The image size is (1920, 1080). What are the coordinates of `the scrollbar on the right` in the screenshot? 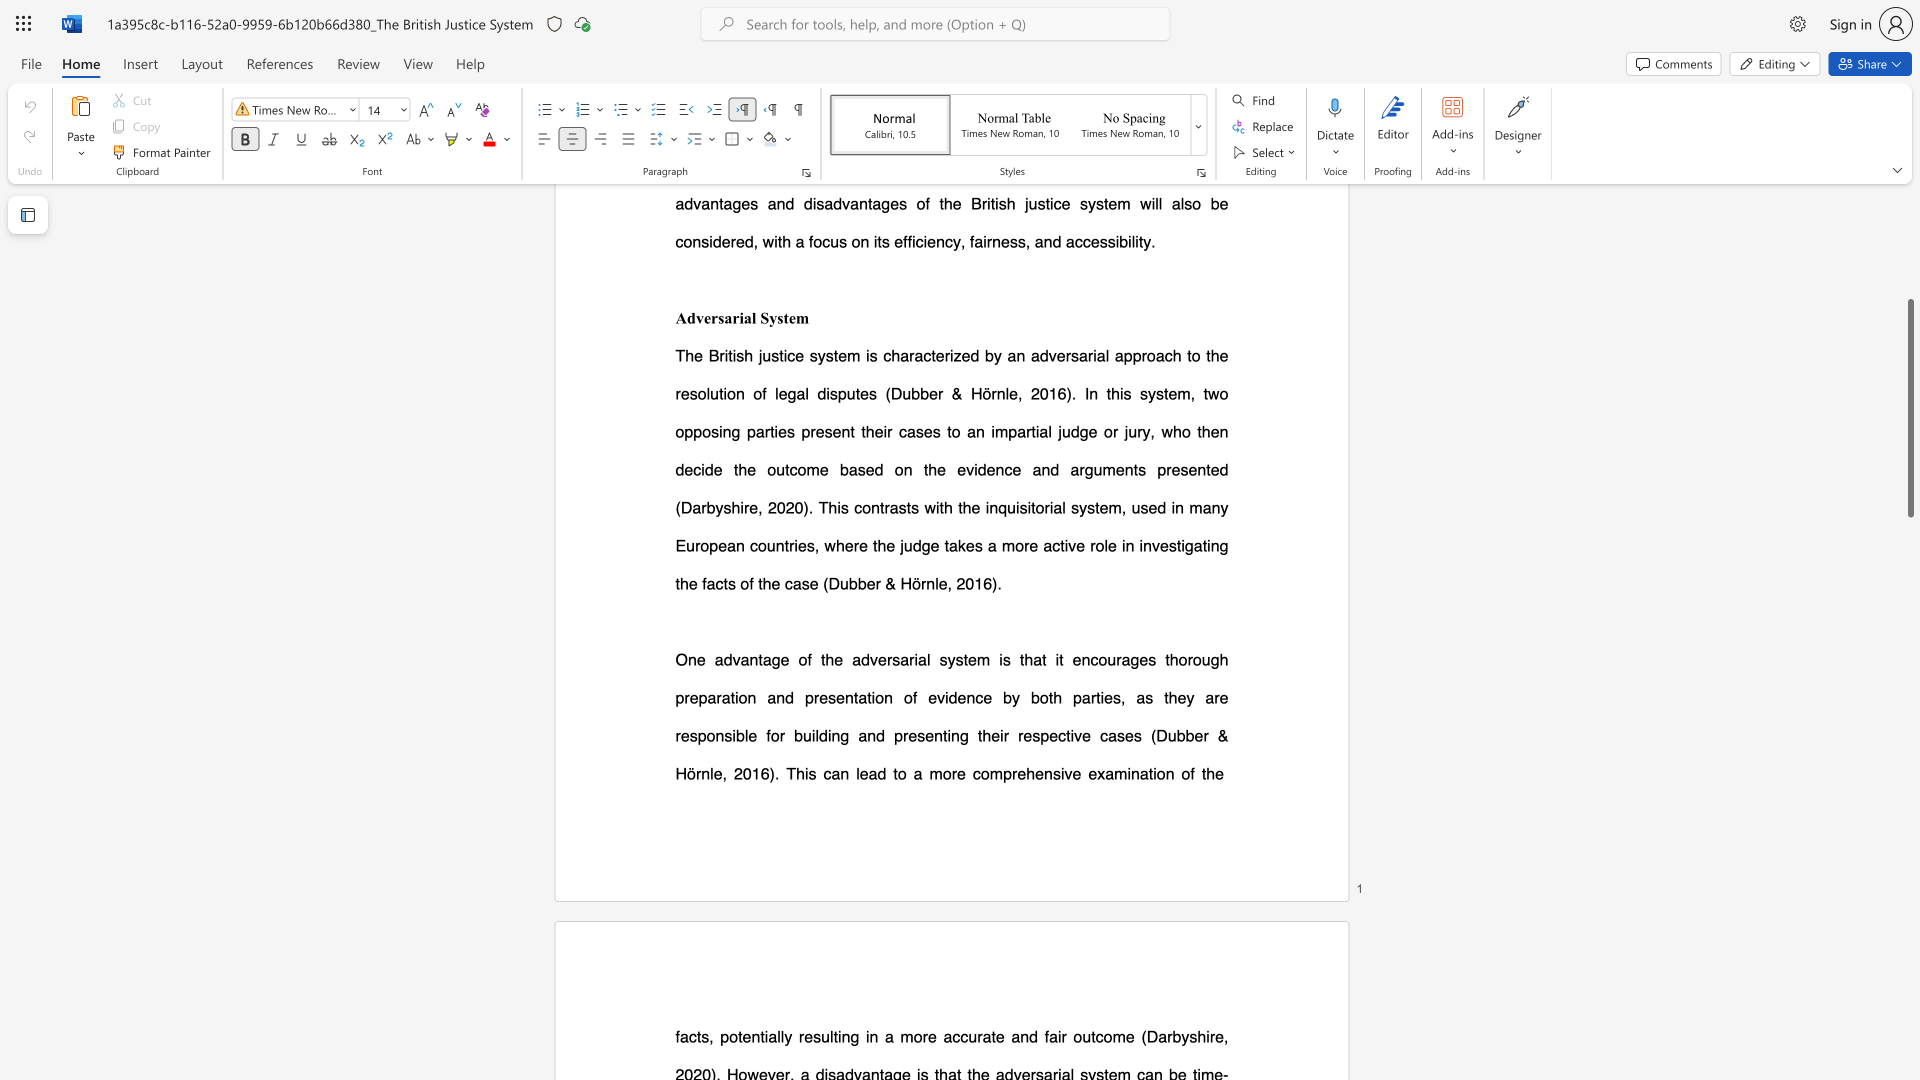 It's located at (1909, 300).